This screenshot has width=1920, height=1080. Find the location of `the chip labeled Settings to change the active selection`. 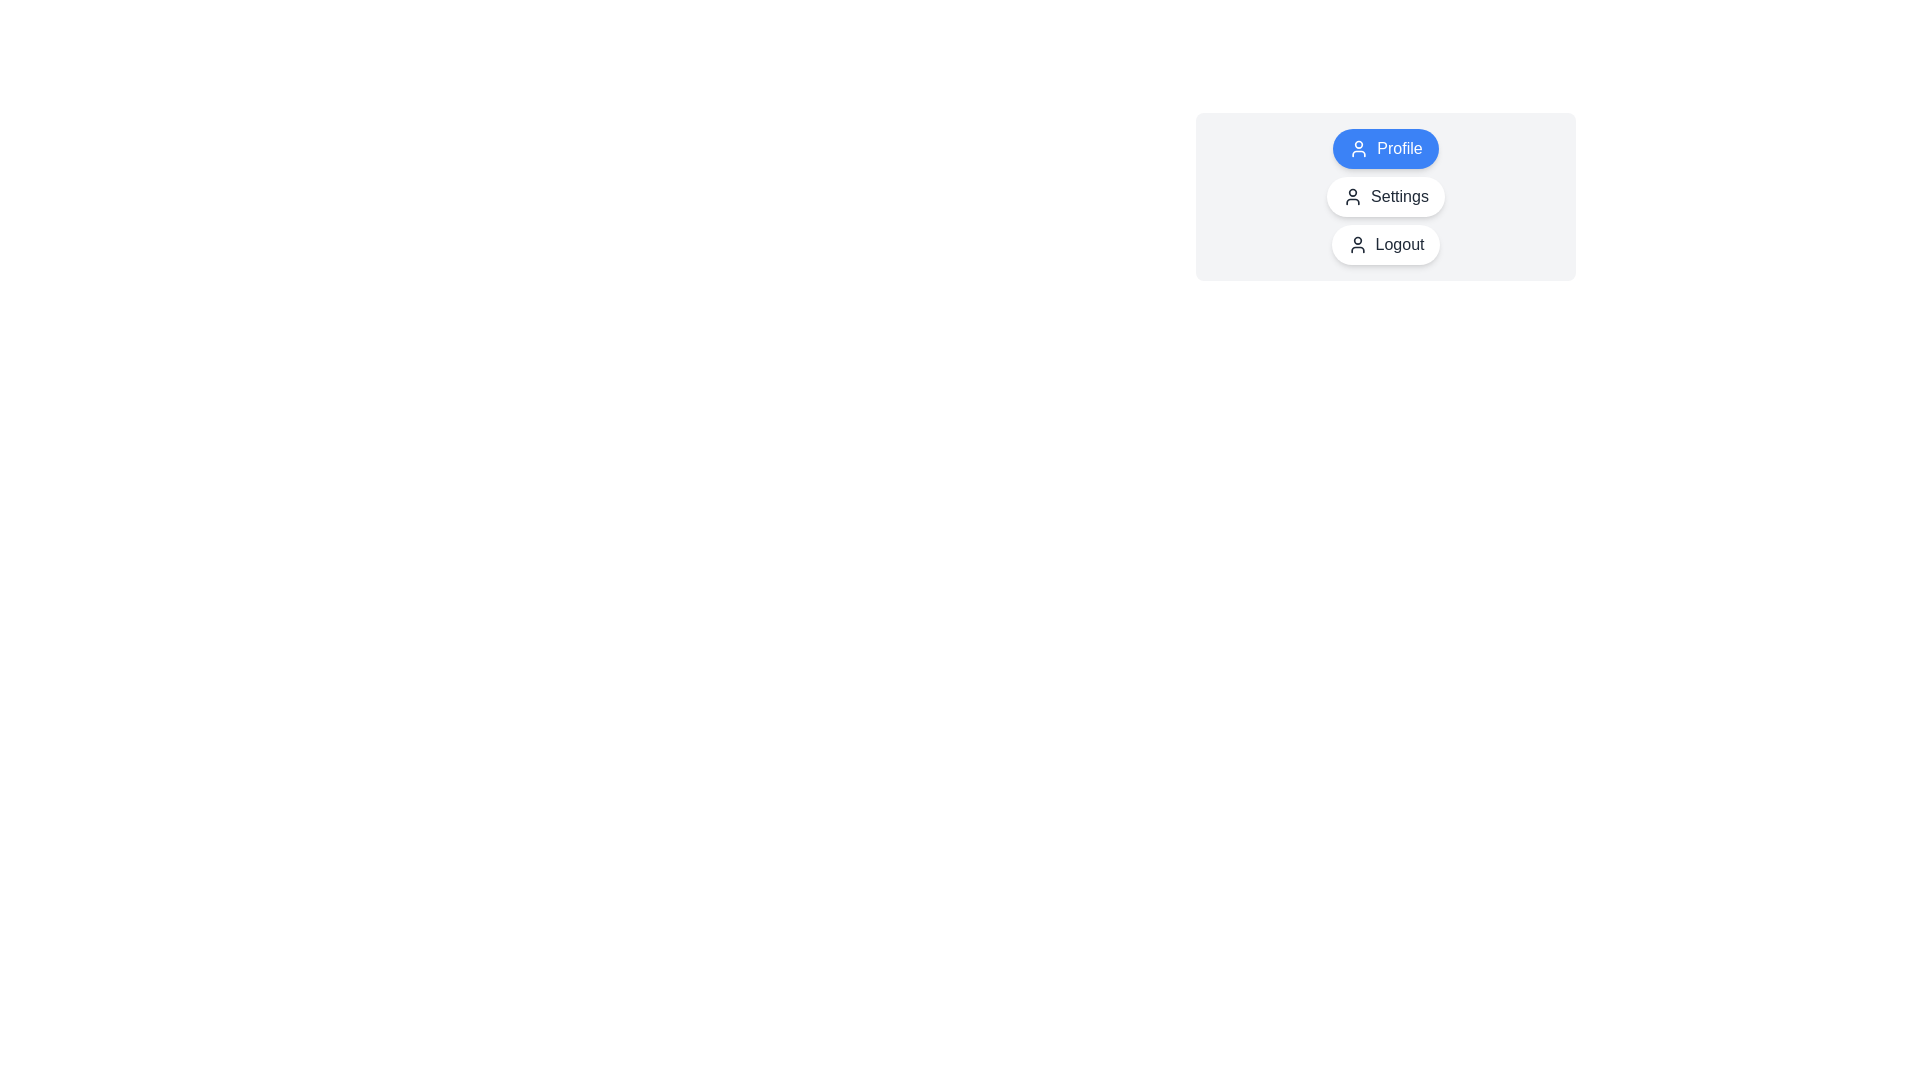

the chip labeled Settings to change the active selection is located at coordinates (1385, 196).